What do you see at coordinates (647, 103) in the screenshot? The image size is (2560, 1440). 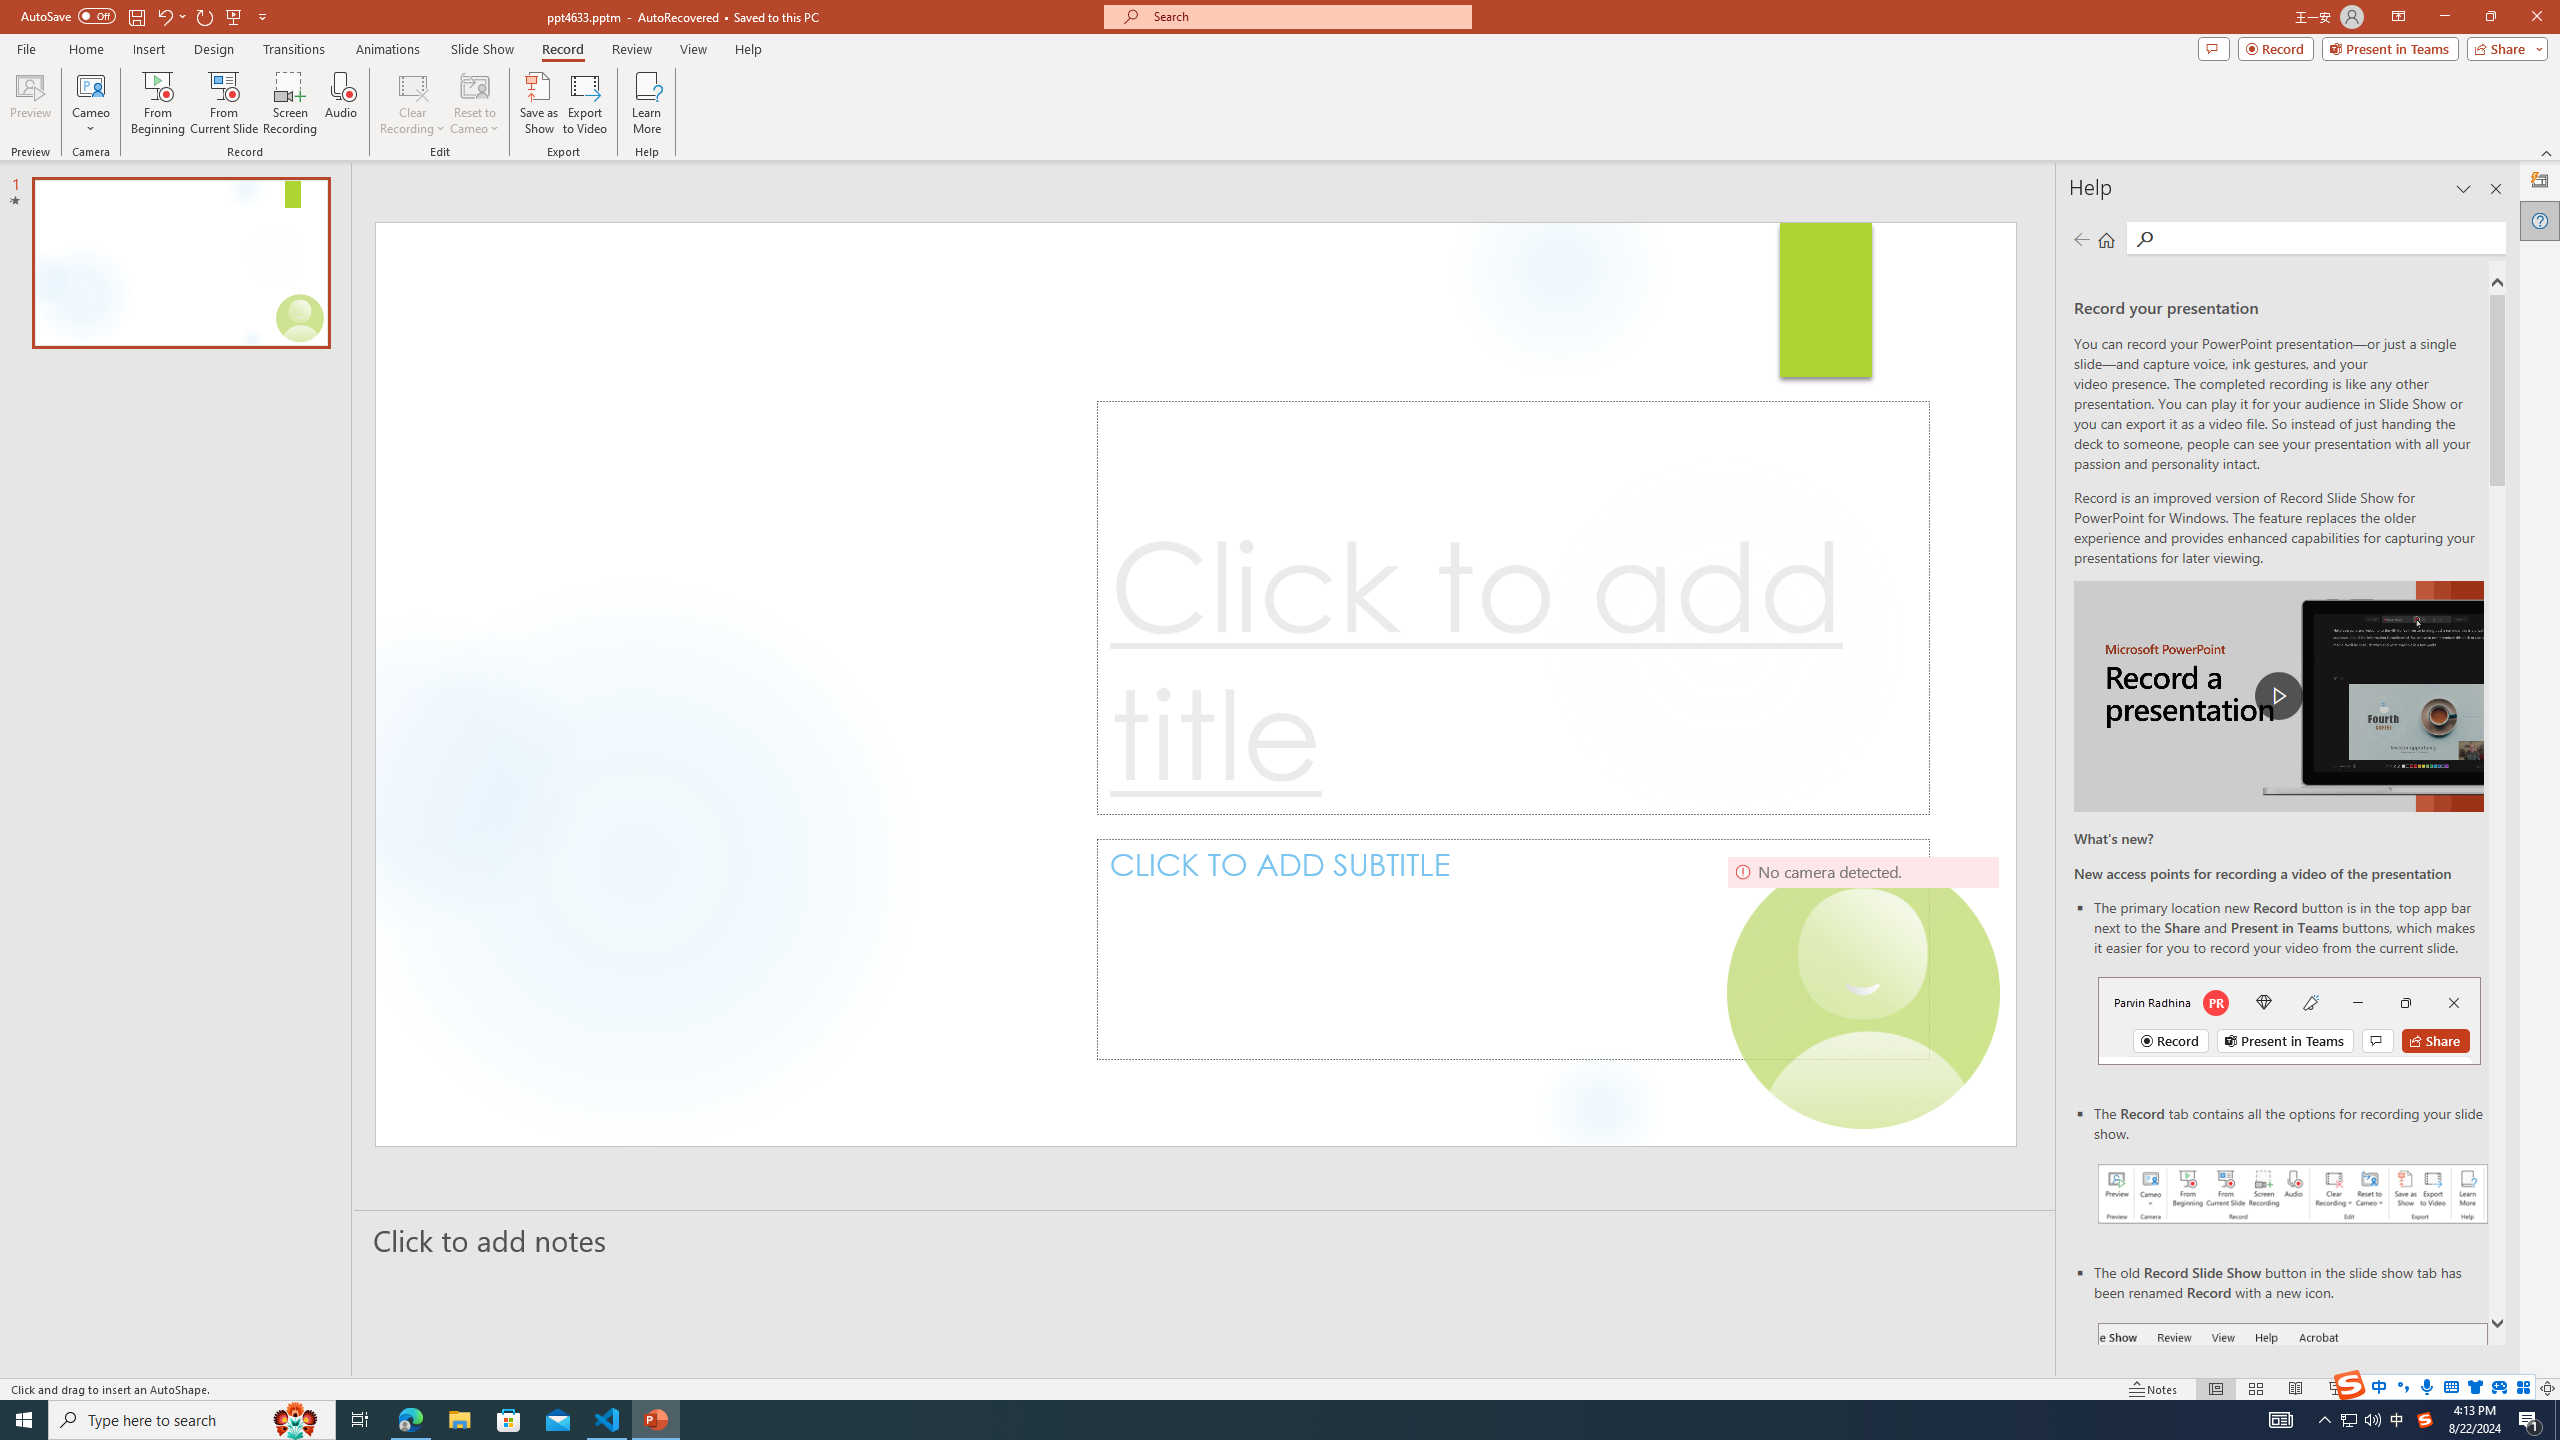 I see `'Learn More'` at bounding box center [647, 103].